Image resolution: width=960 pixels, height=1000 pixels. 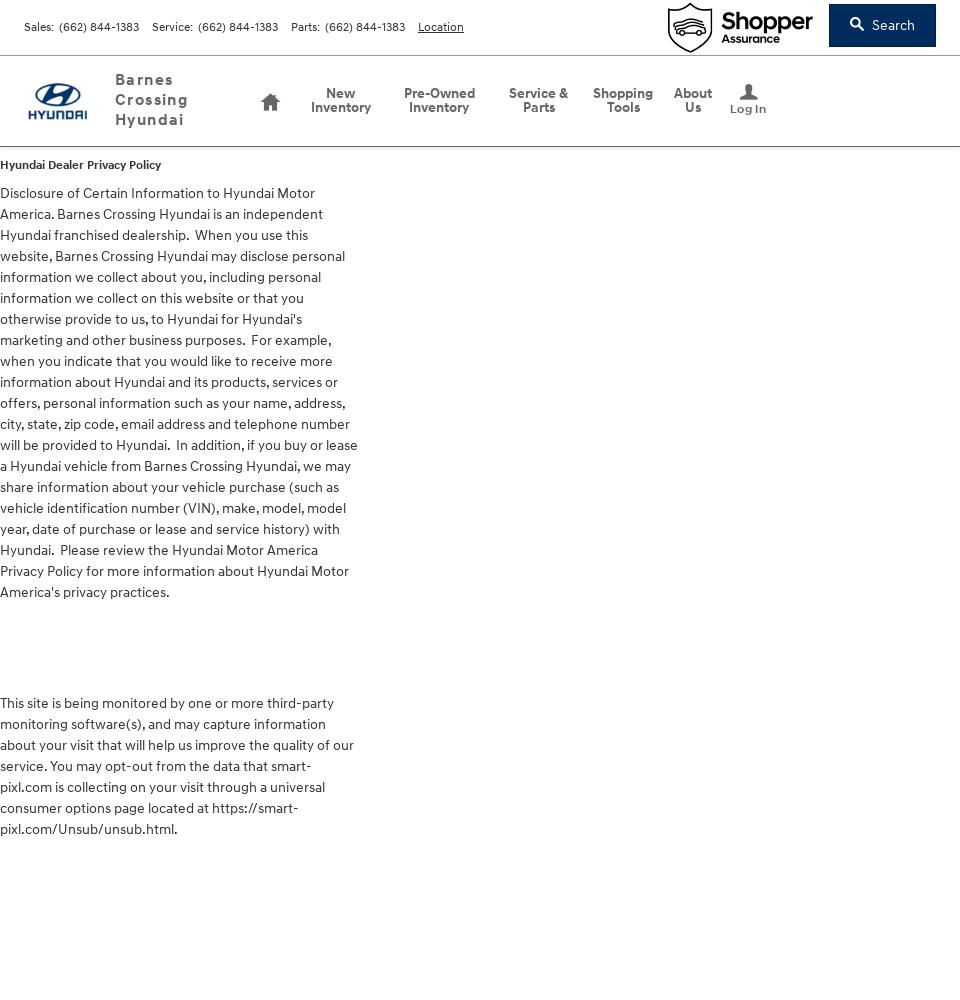 I want to click on 'Parts', so click(x=304, y=27).